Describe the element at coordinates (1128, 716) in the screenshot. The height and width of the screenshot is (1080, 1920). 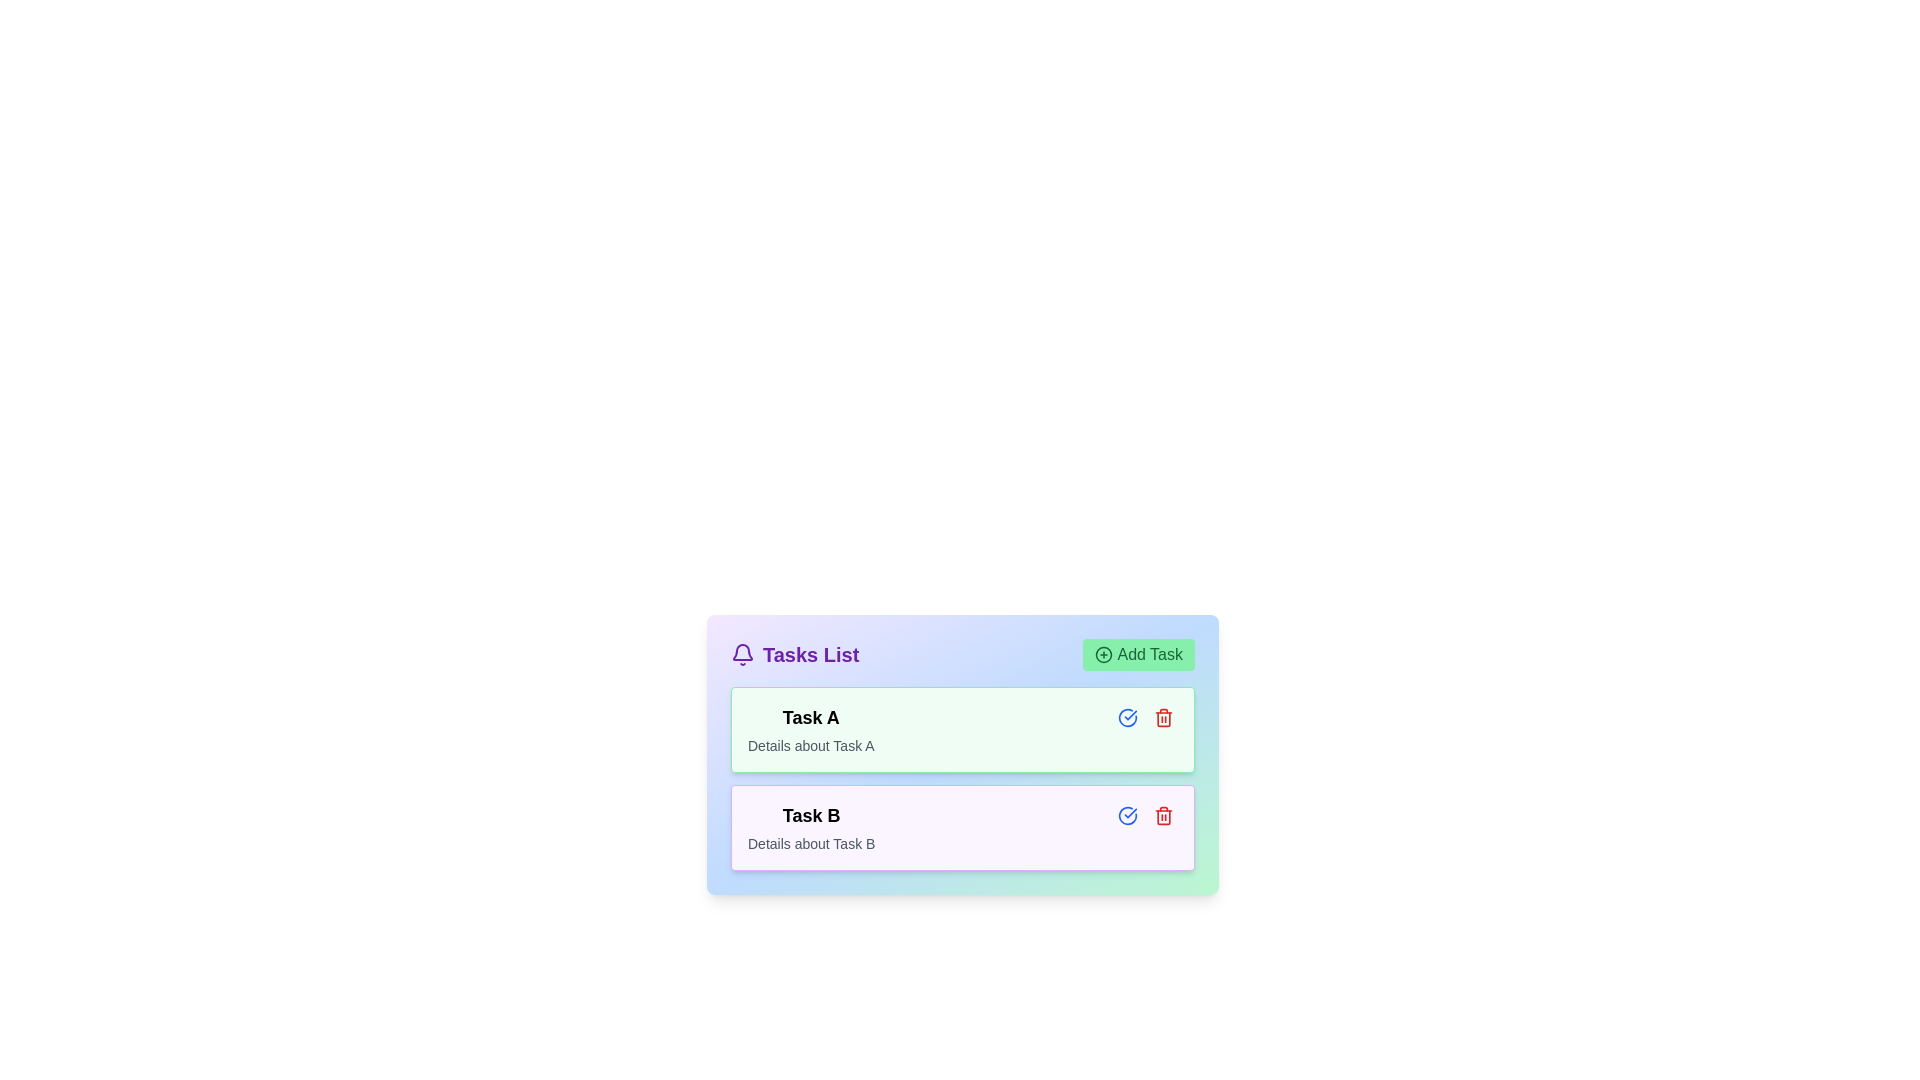
I see `the Icon Button that marks 'Task A' as completed` at that location.